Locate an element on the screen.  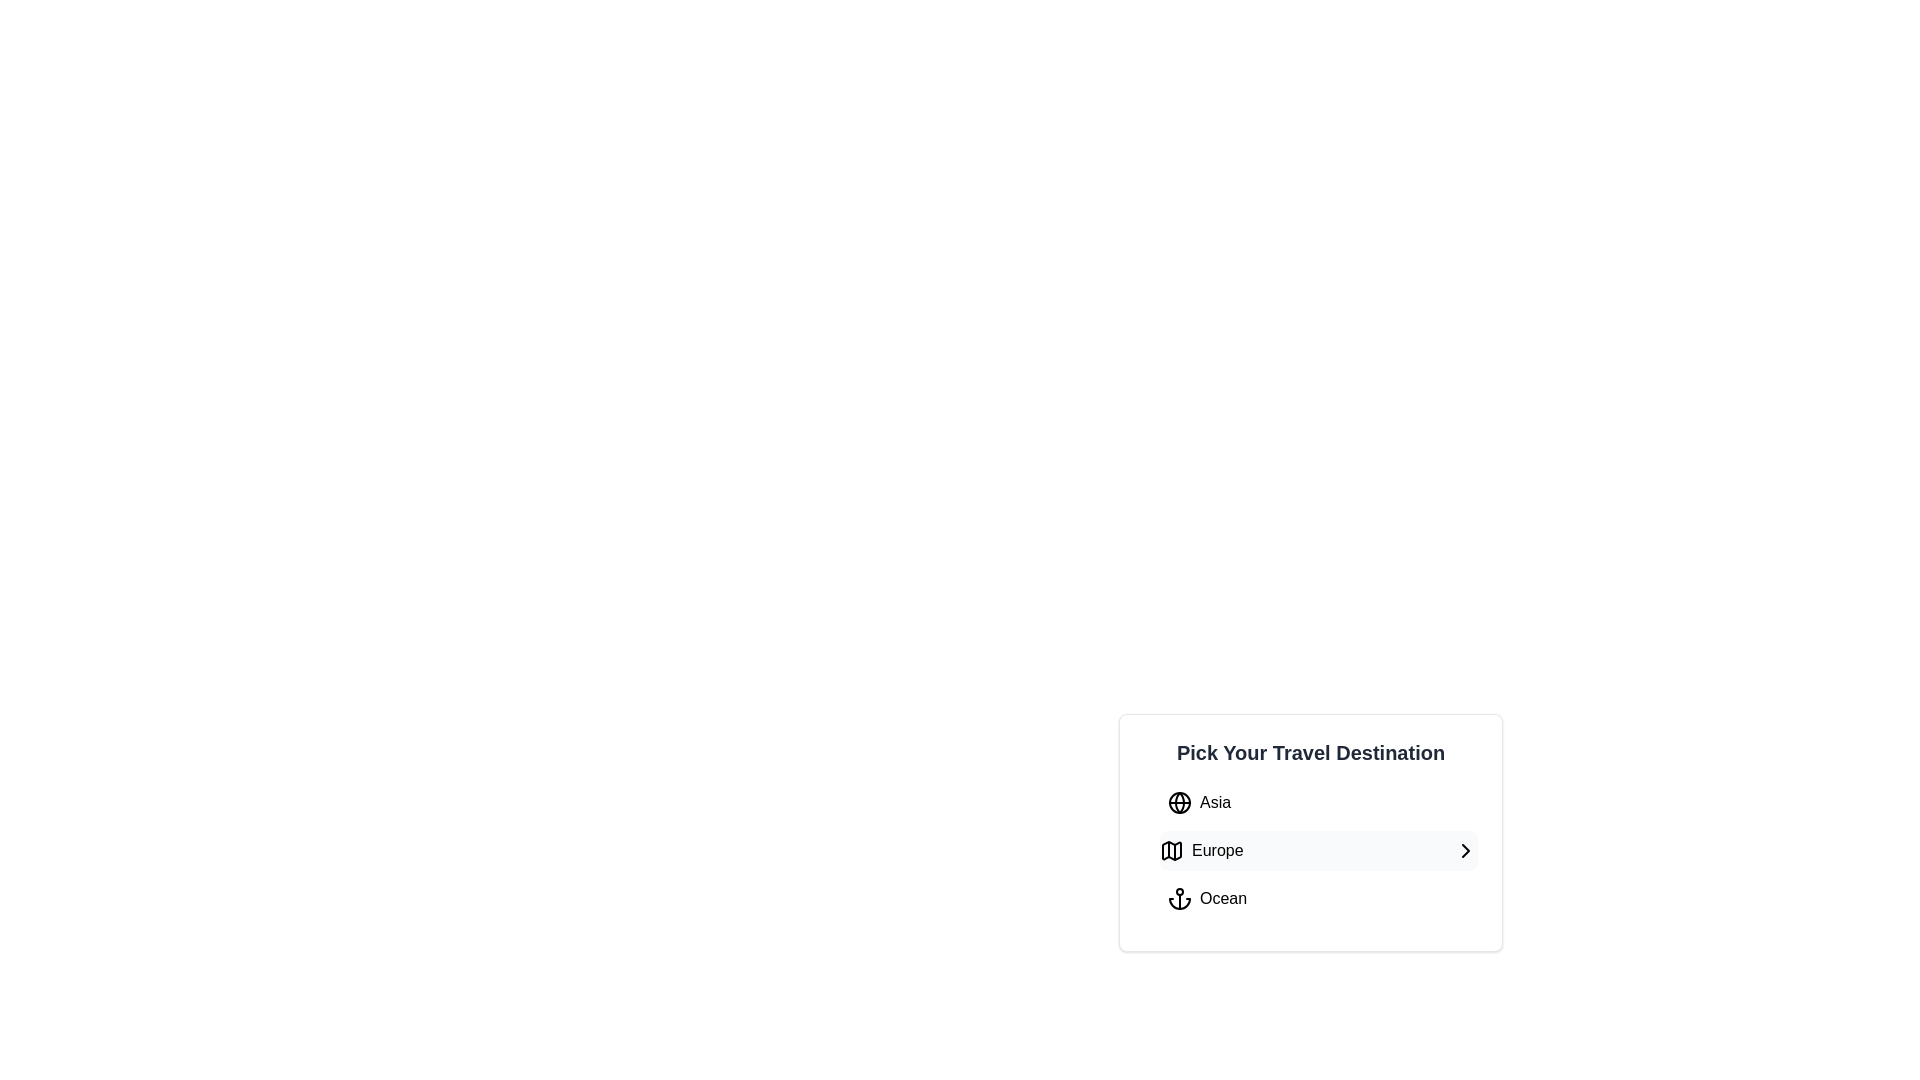
the 'Asia' selectable list item in the 'Pick Your Travel Destination' section is located at coordinates (1319, 801).